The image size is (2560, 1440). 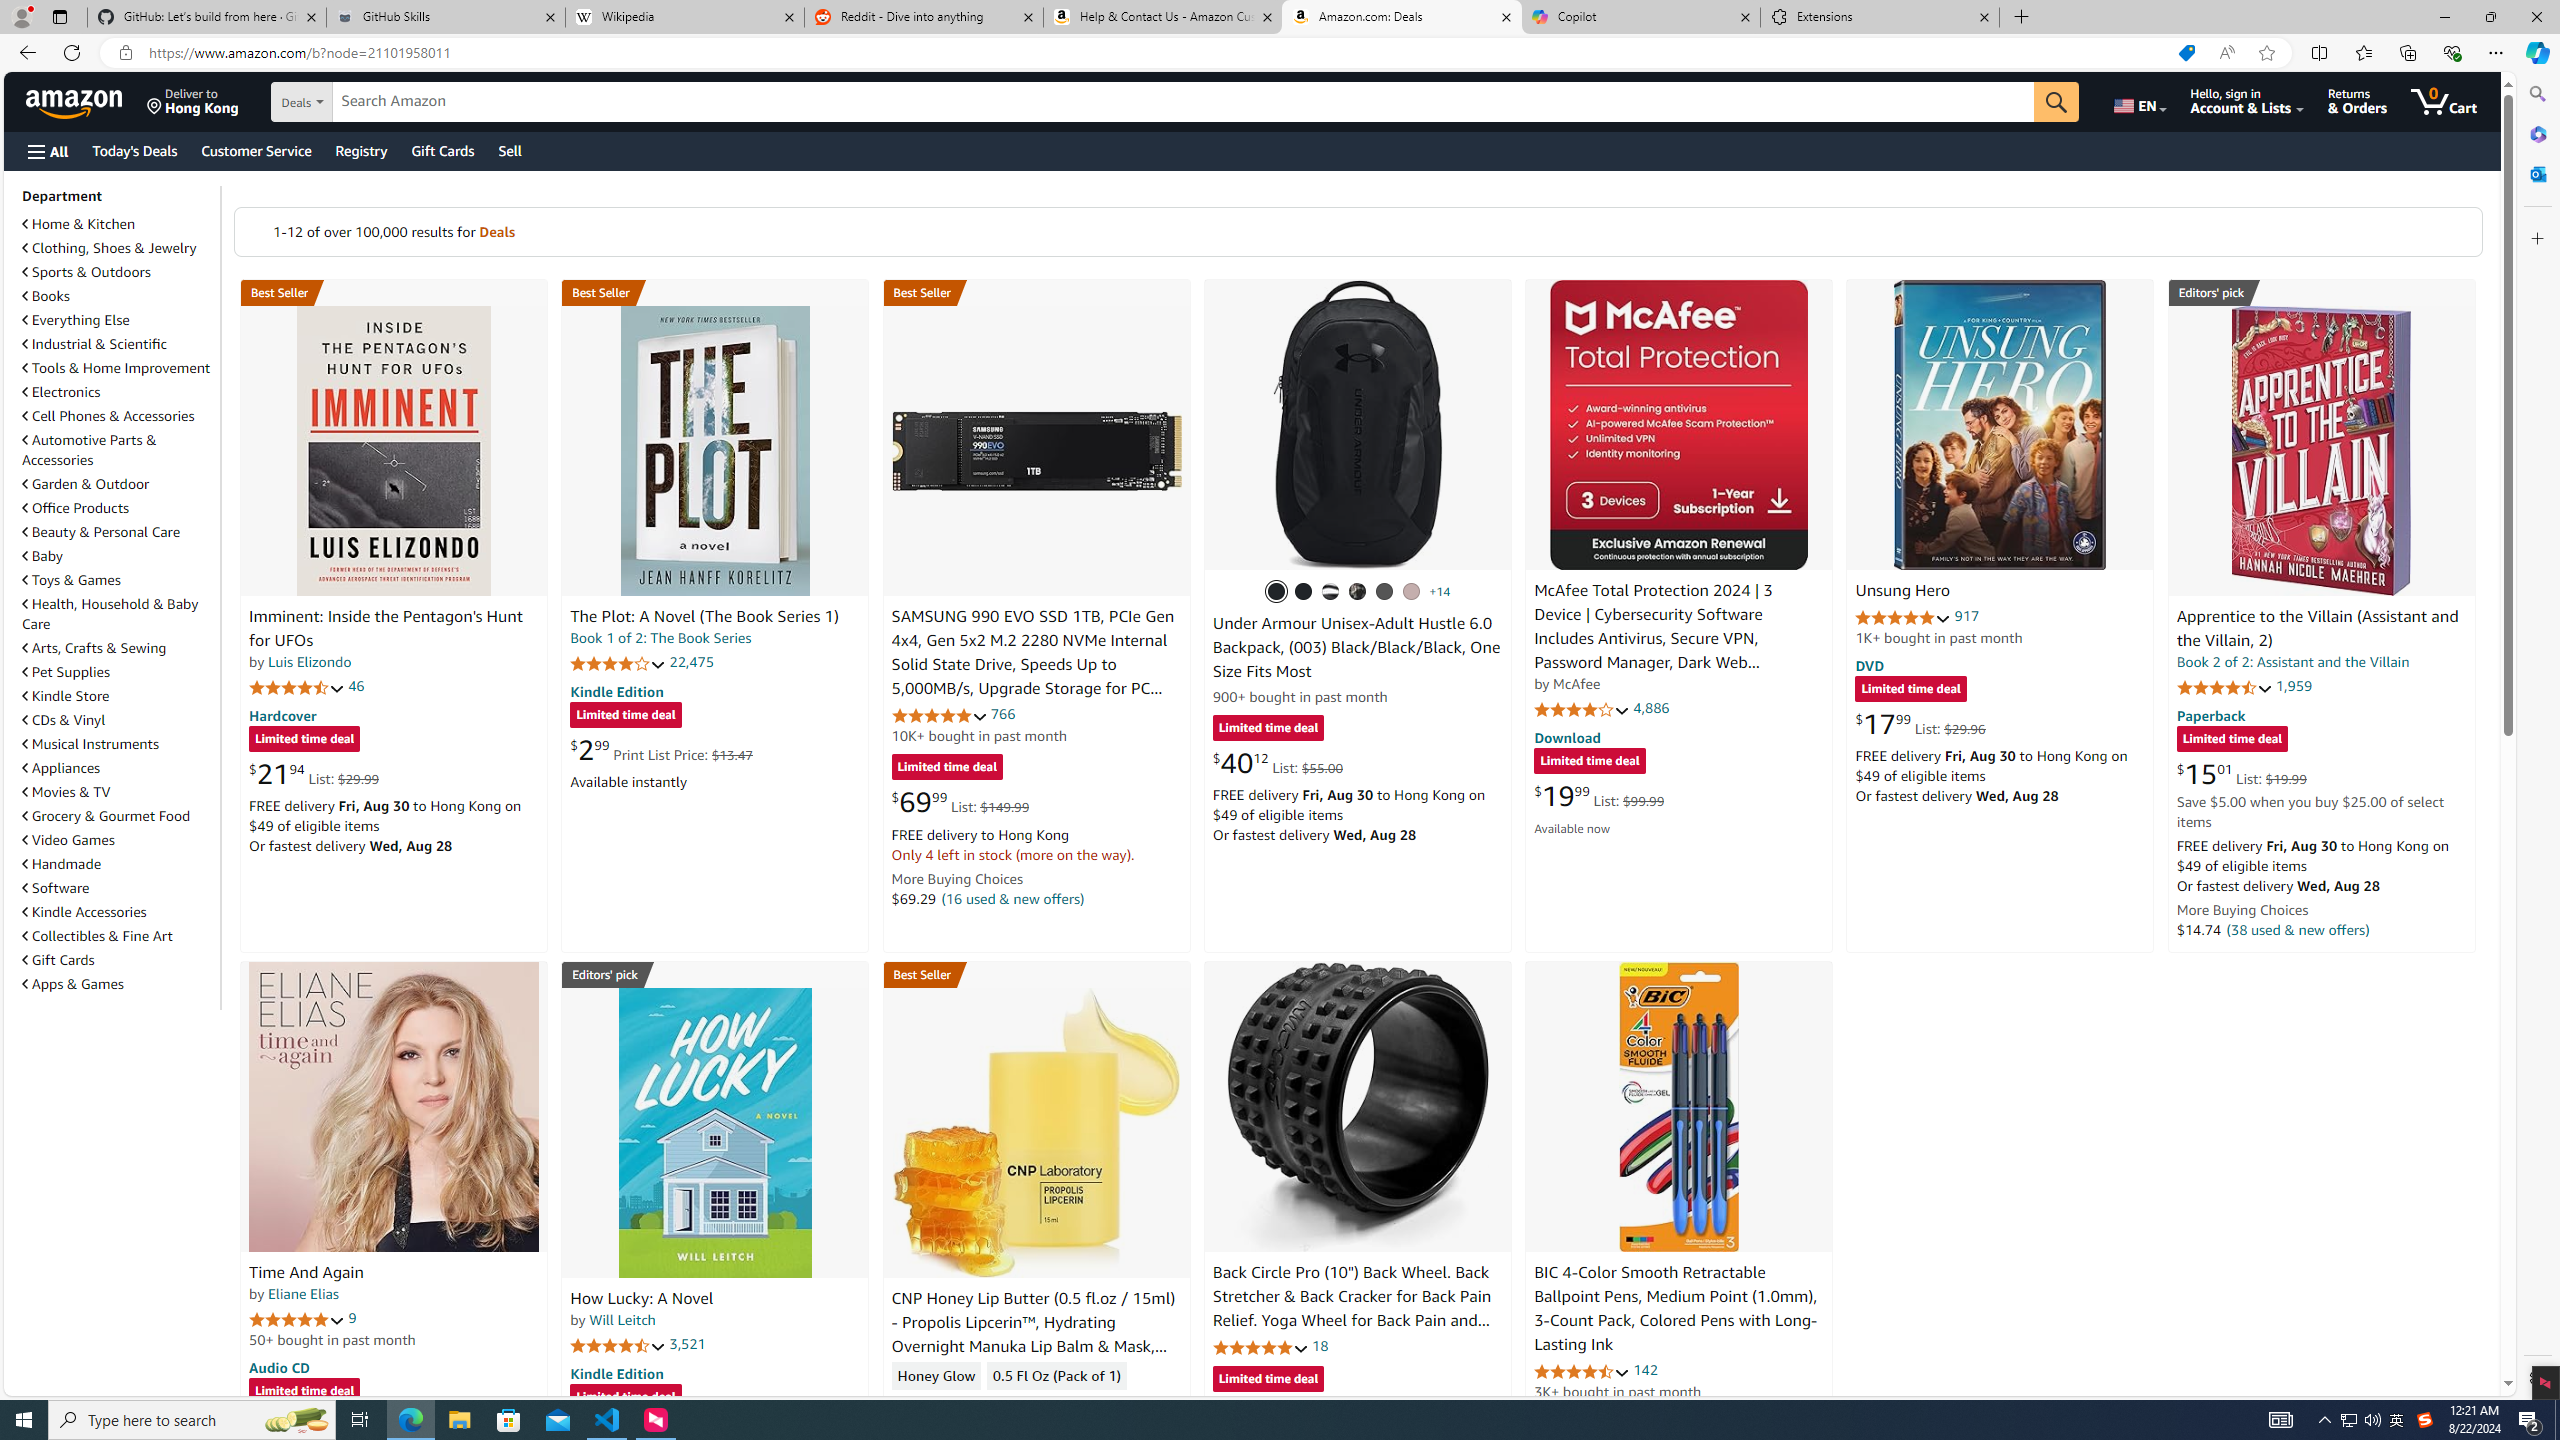 I want to click on 'Search in', so click(x=370, y=102).